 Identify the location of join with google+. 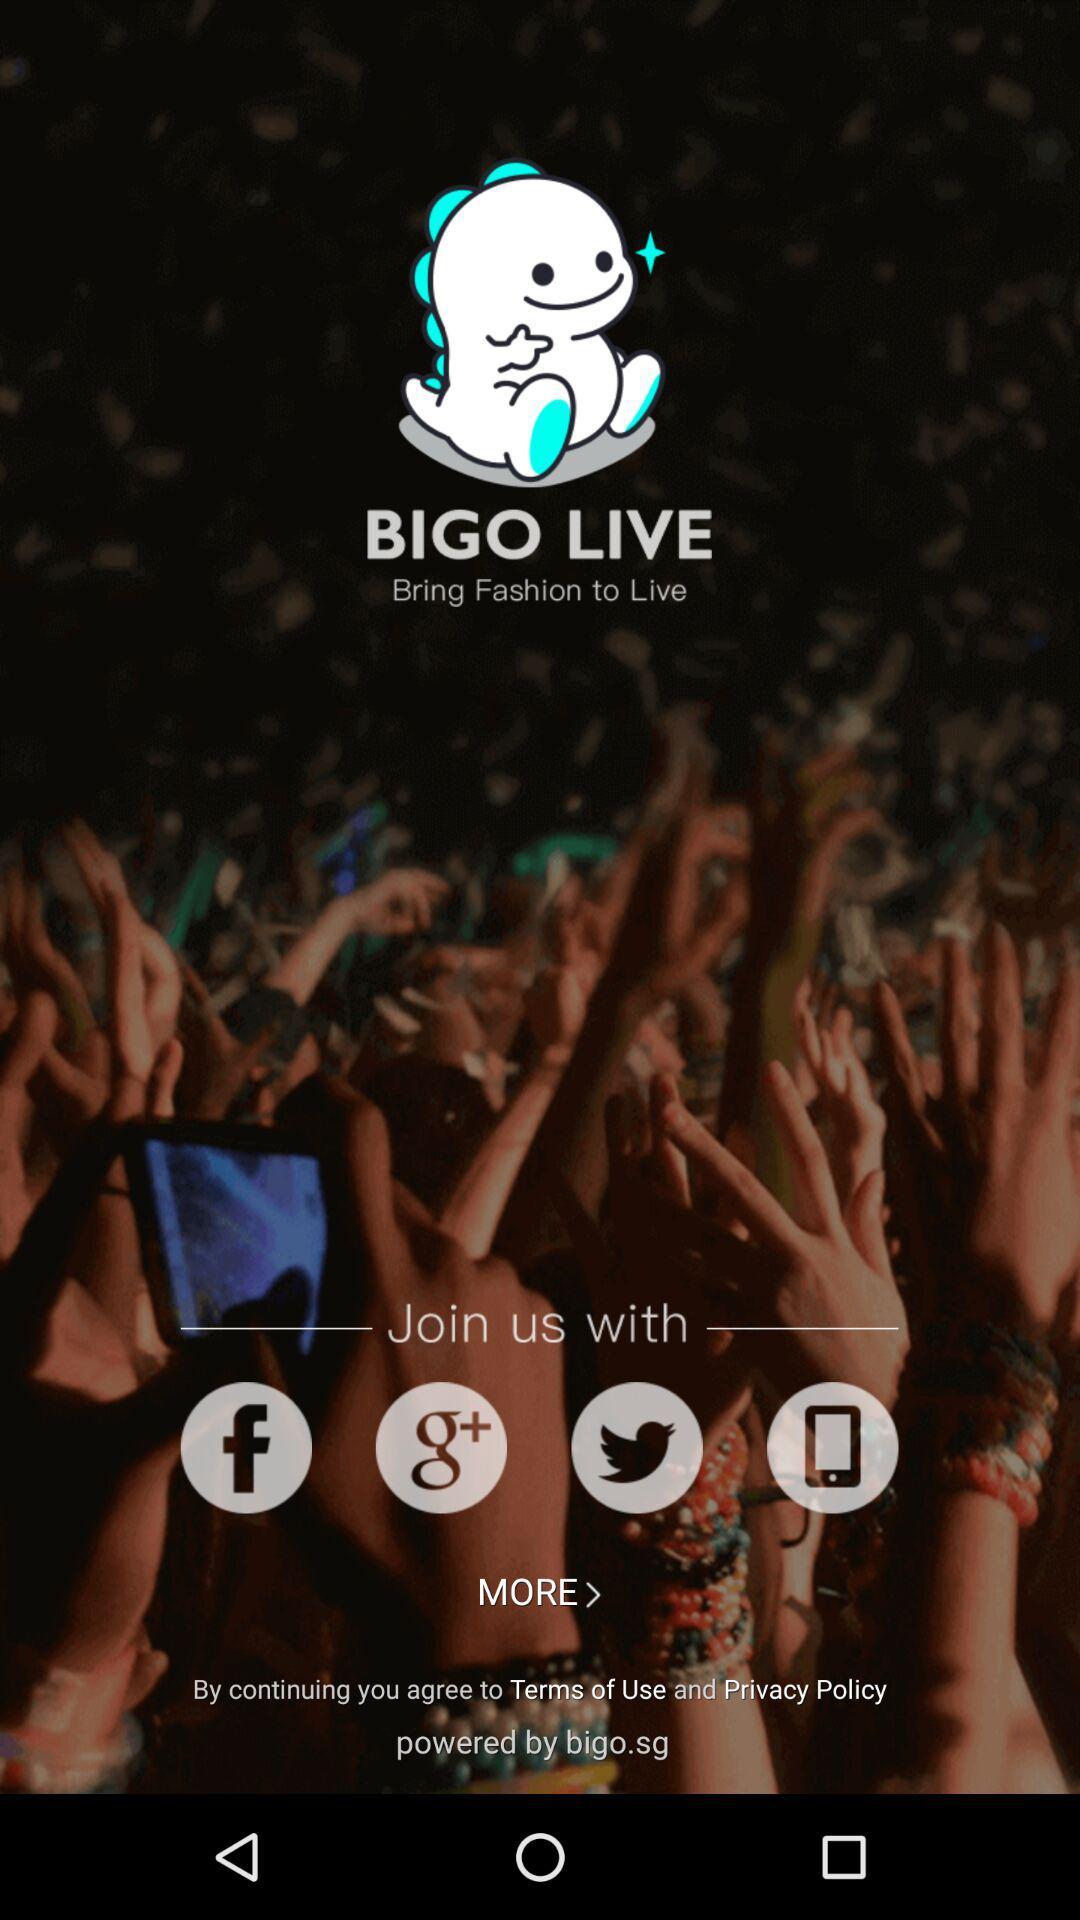
(440, 1447).